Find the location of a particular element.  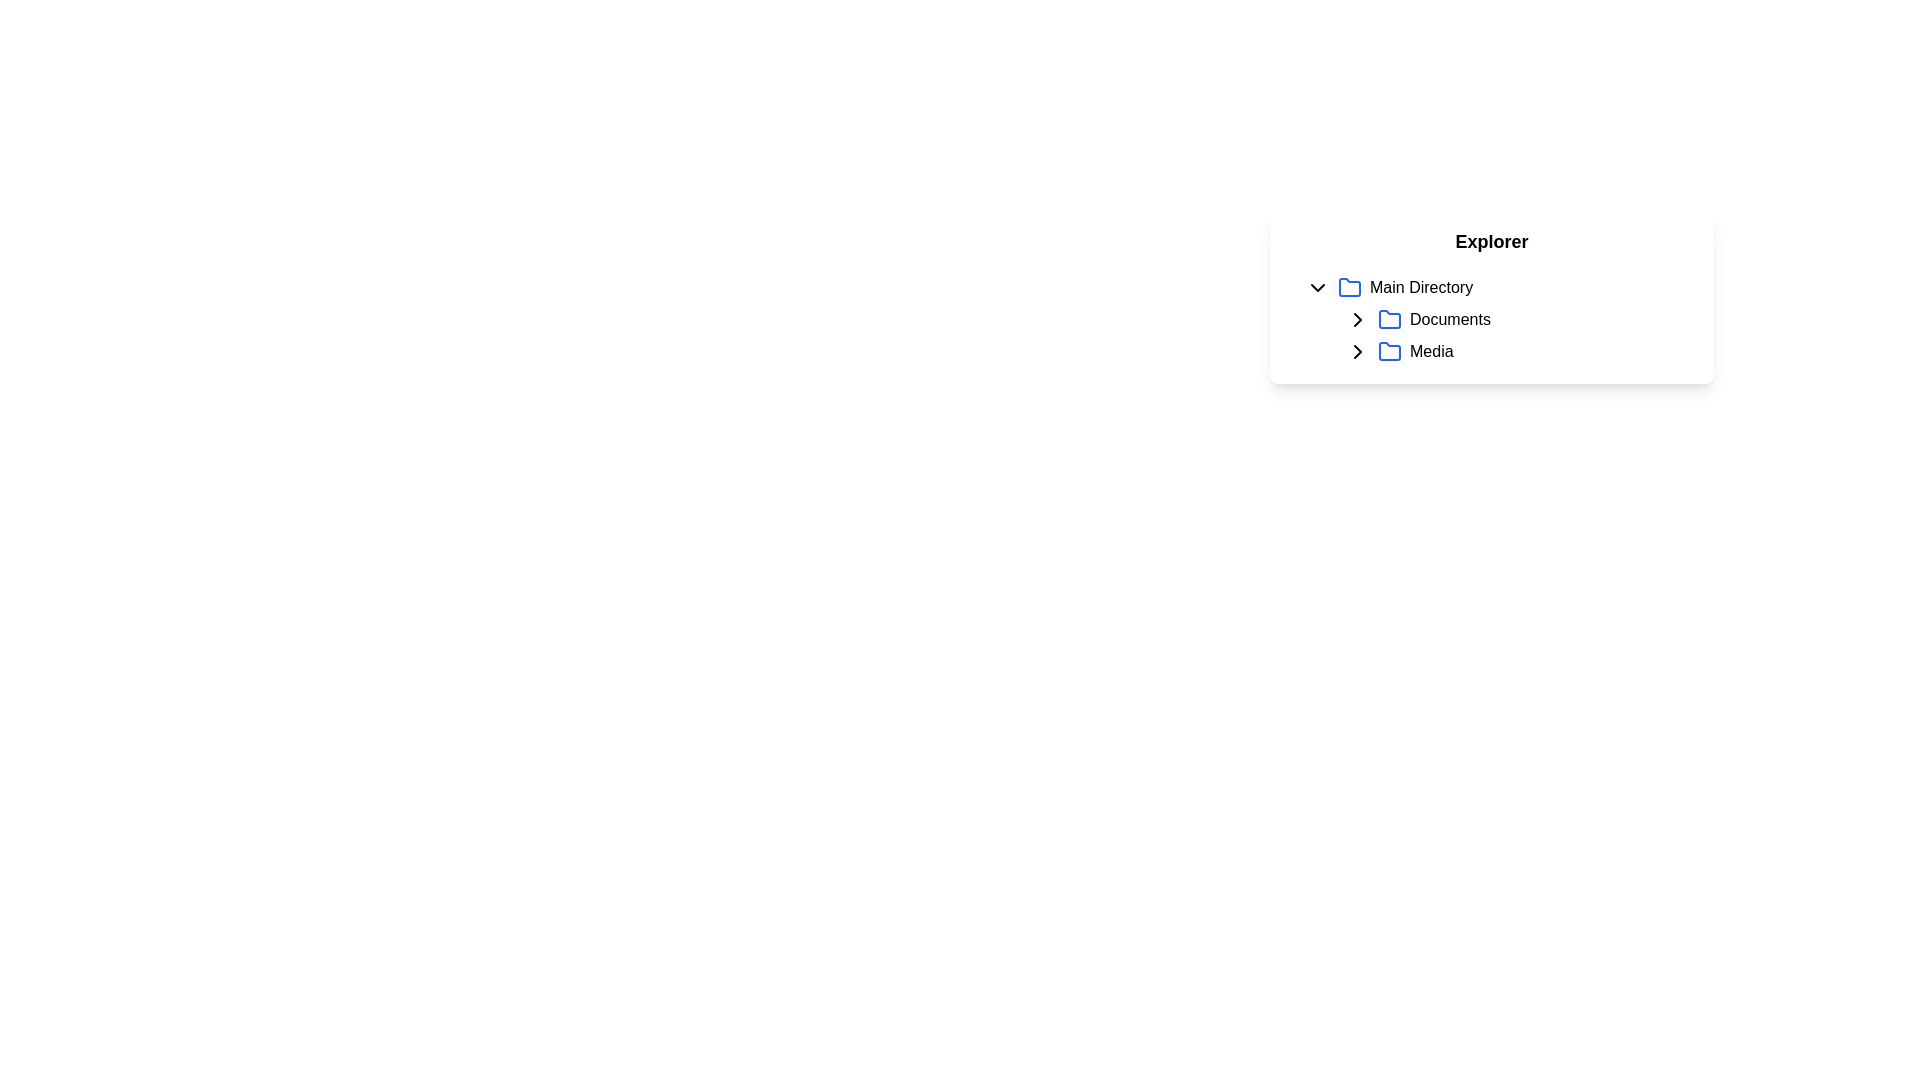

the 'Documents' text label, which is displayed in bold black font next to a blue folder icon within the 'Explorer' panel is located at coordinates (1450, 319).